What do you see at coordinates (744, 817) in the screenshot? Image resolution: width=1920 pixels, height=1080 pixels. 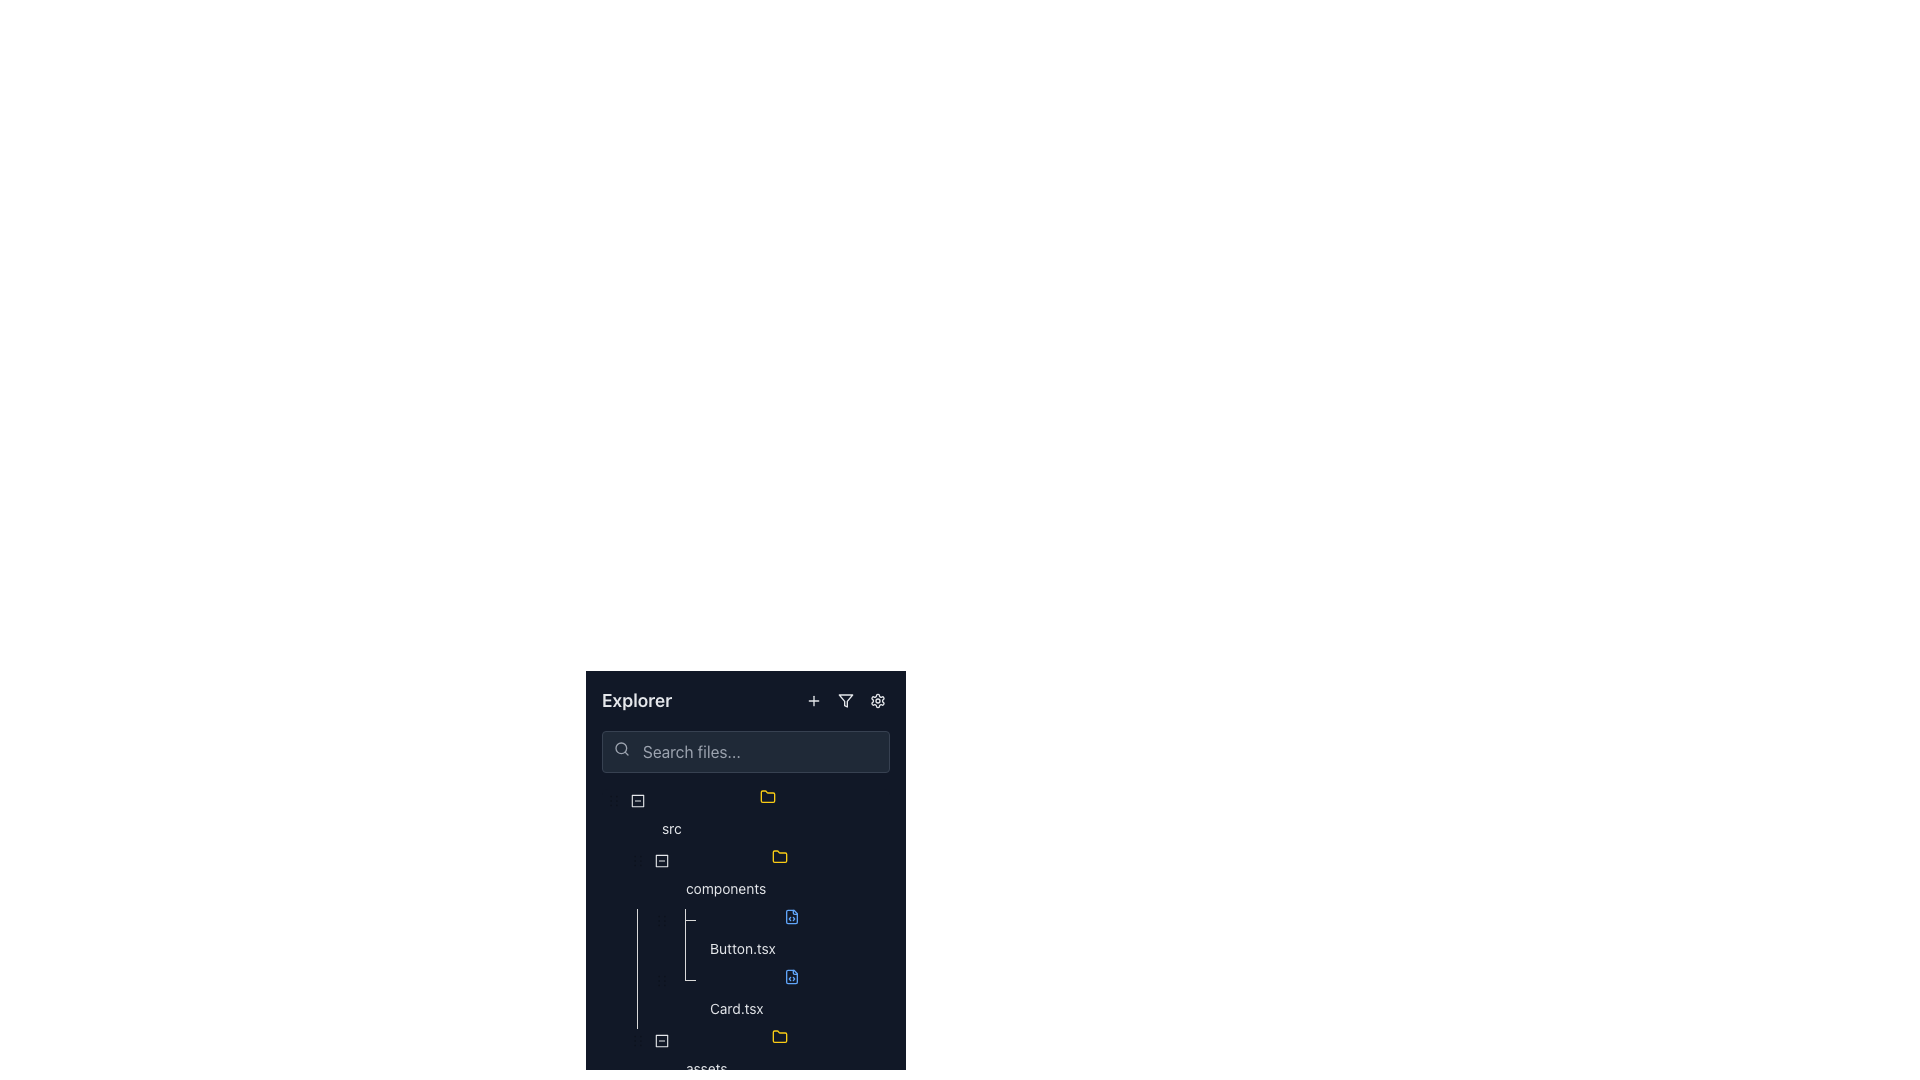 I see `the Treeview item labeled 'src'` at bounding box center [744, 817].